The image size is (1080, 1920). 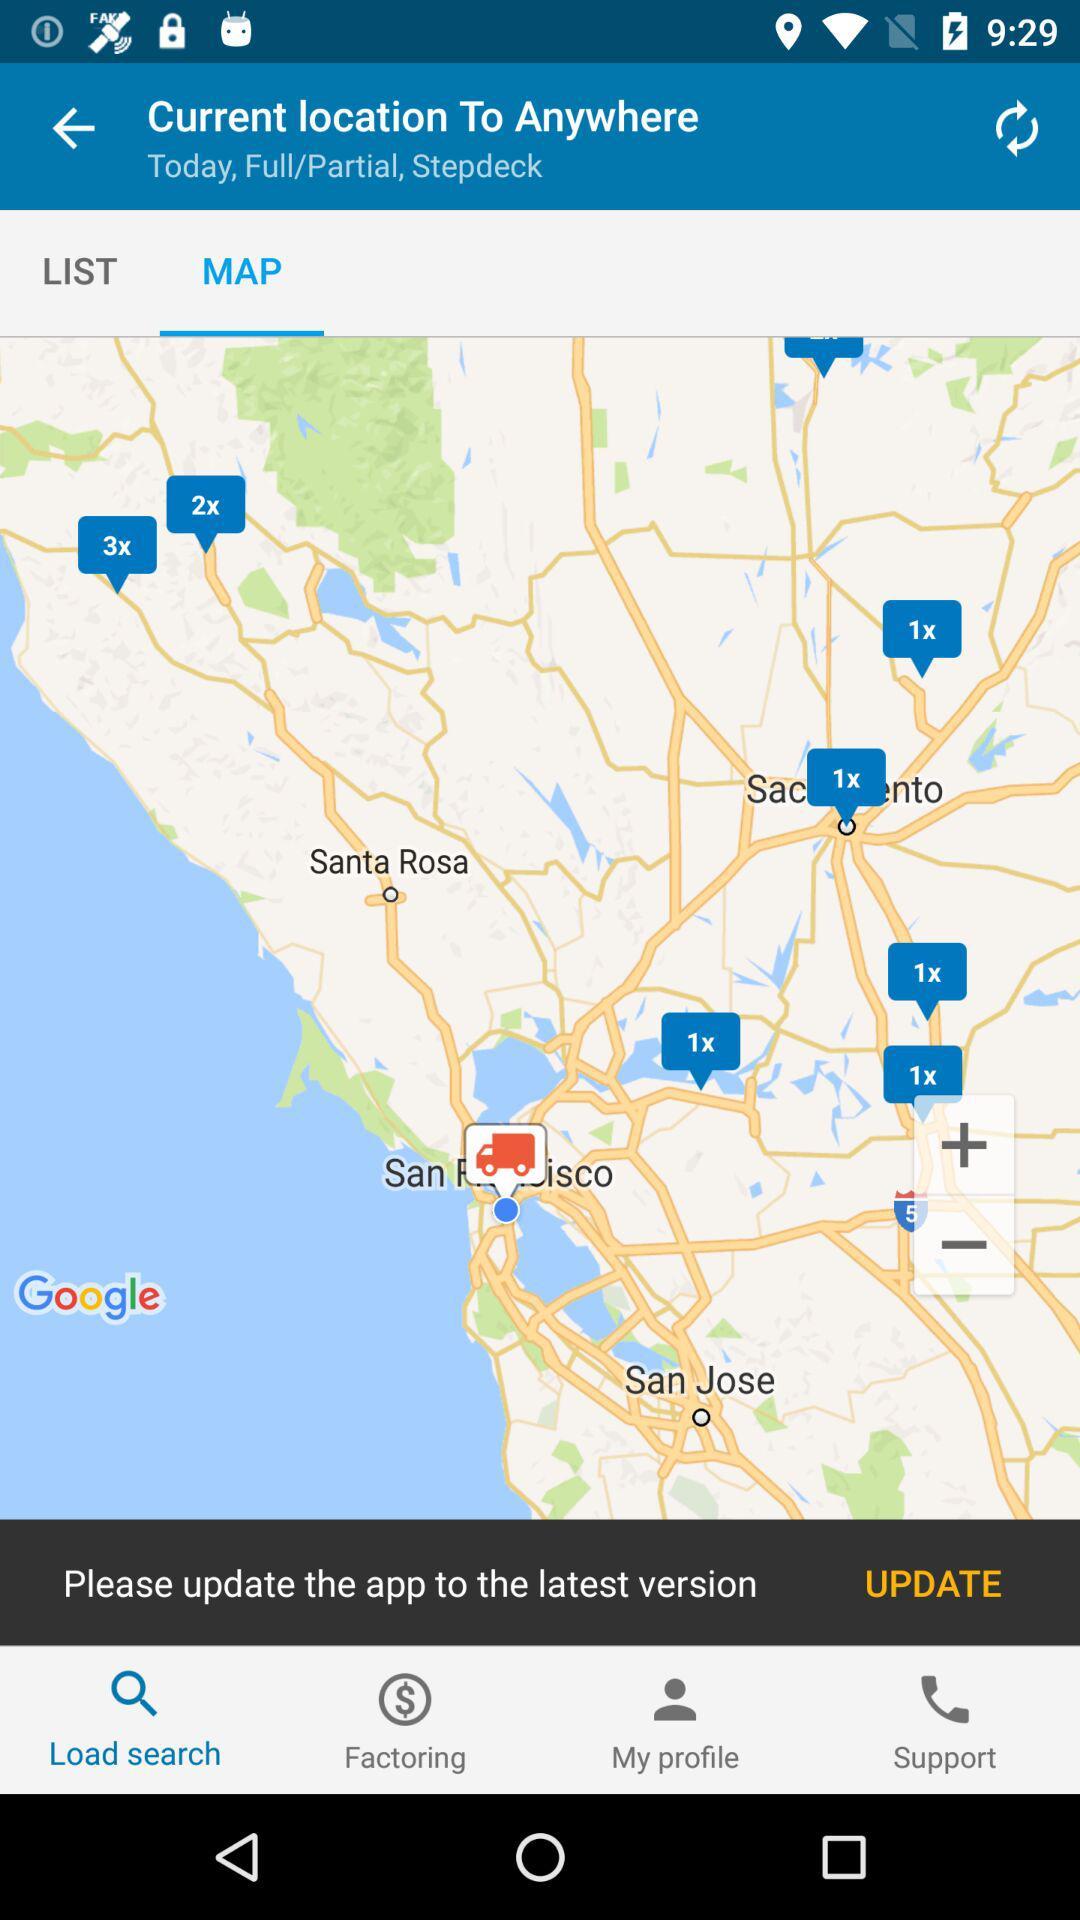 I want to click on item to the left of the map item, so click(x=78, y=269).